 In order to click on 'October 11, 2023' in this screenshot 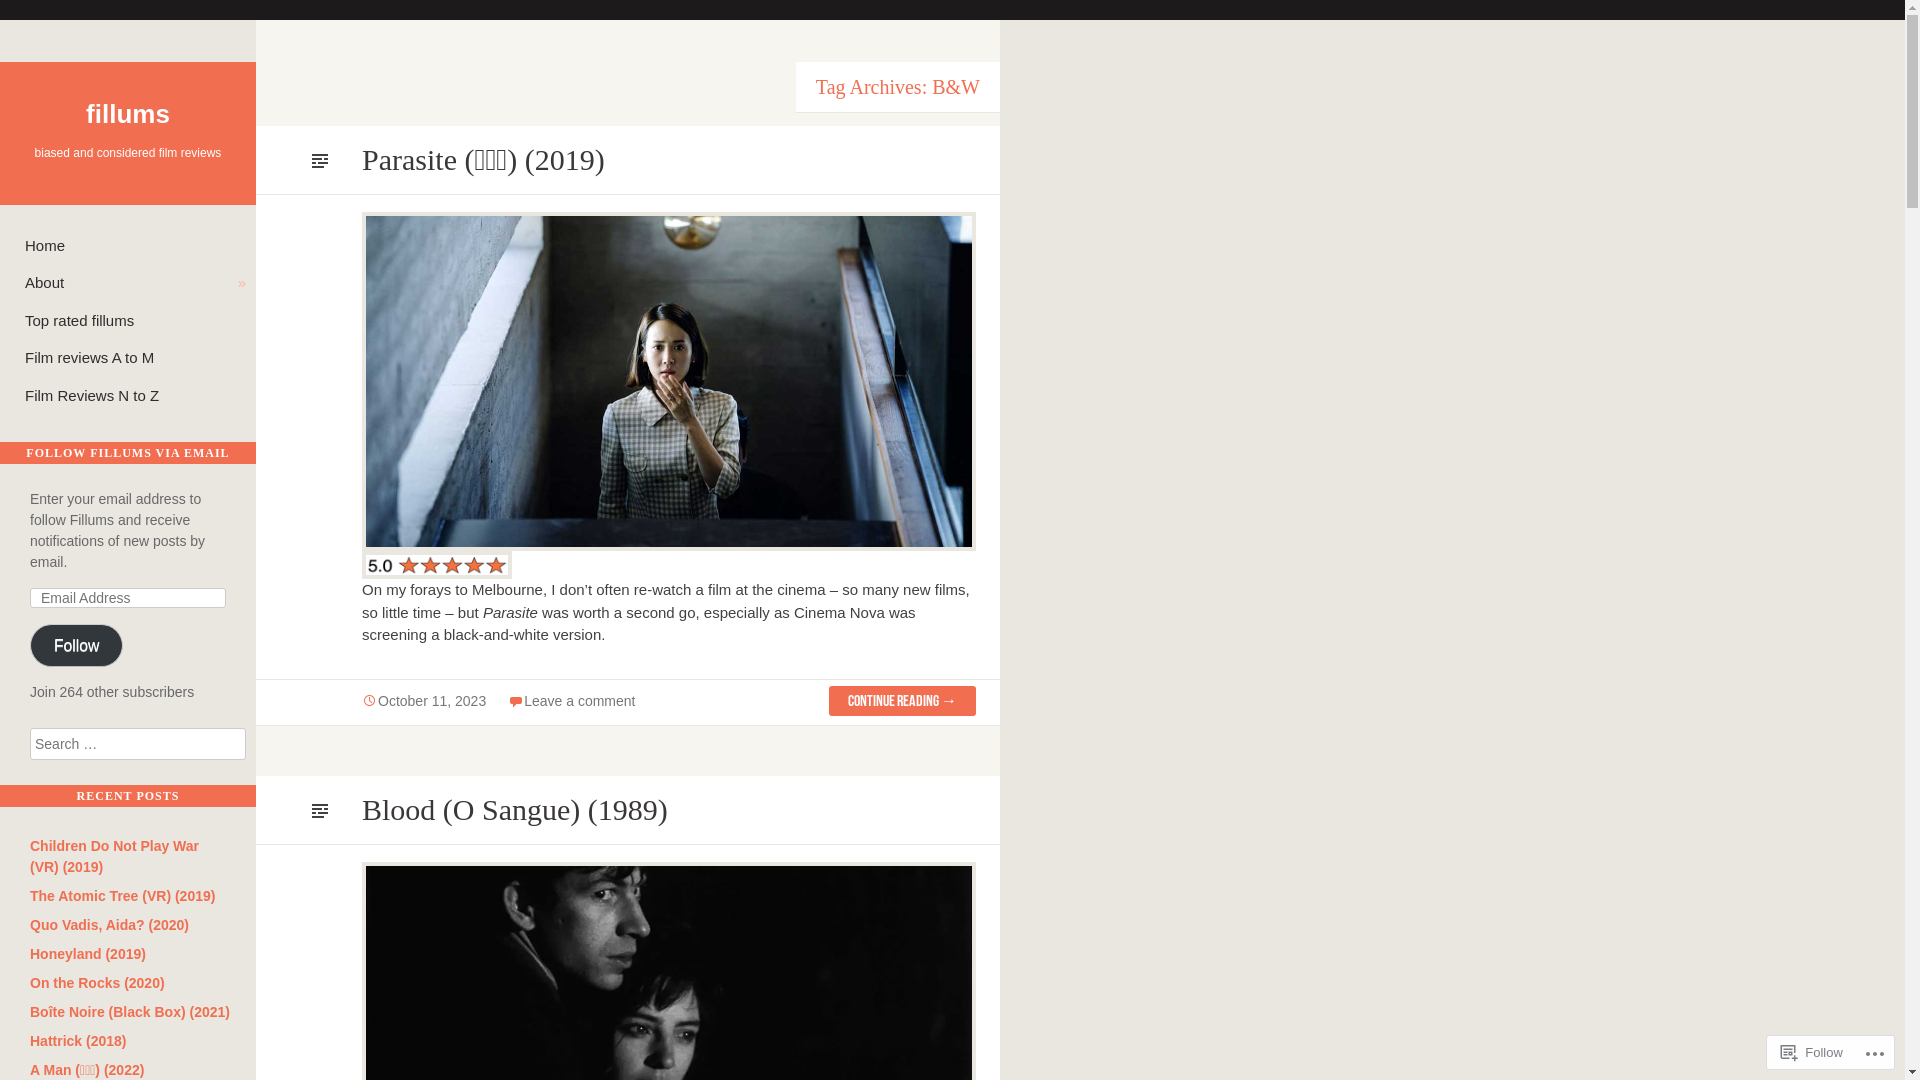, I will do `click(361, 701)`.